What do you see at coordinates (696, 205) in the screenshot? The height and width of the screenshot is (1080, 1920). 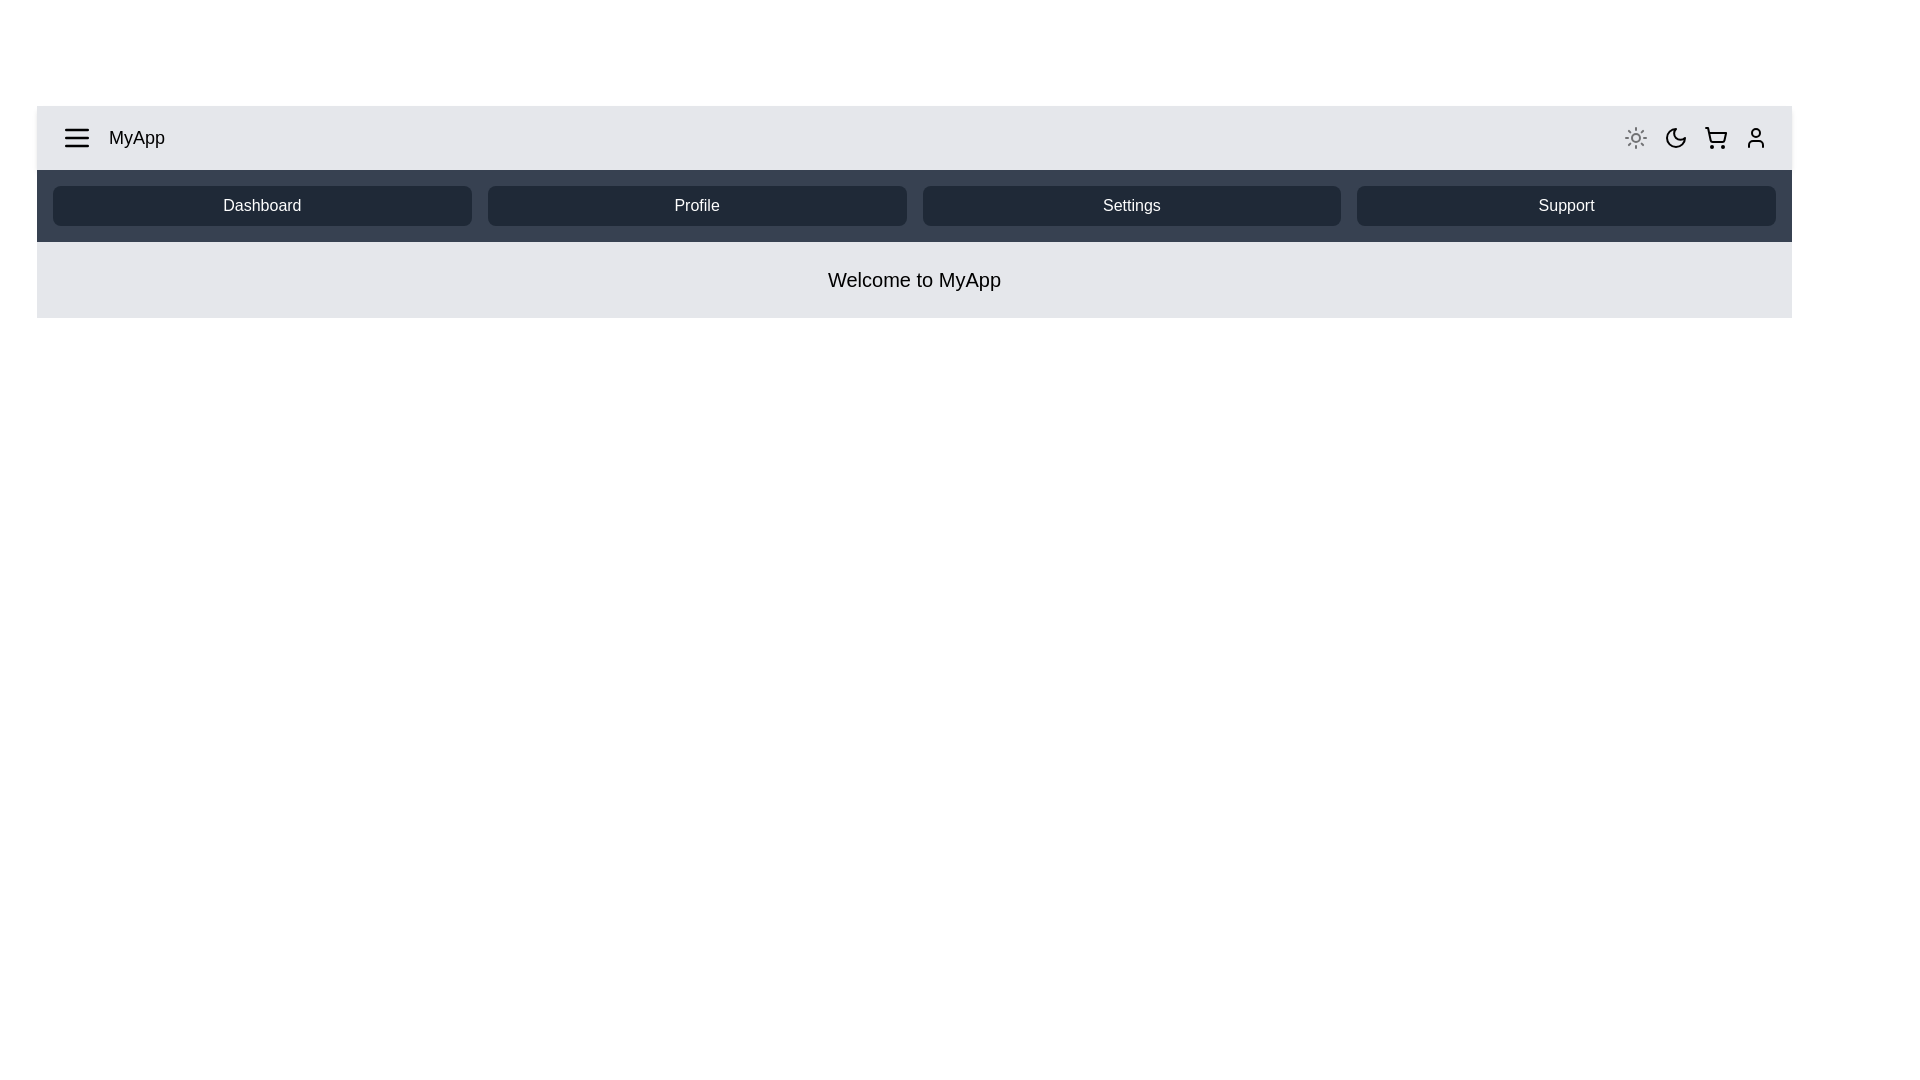 I see `the Profile button in the navigation bar` at bounding box center [696, 205].